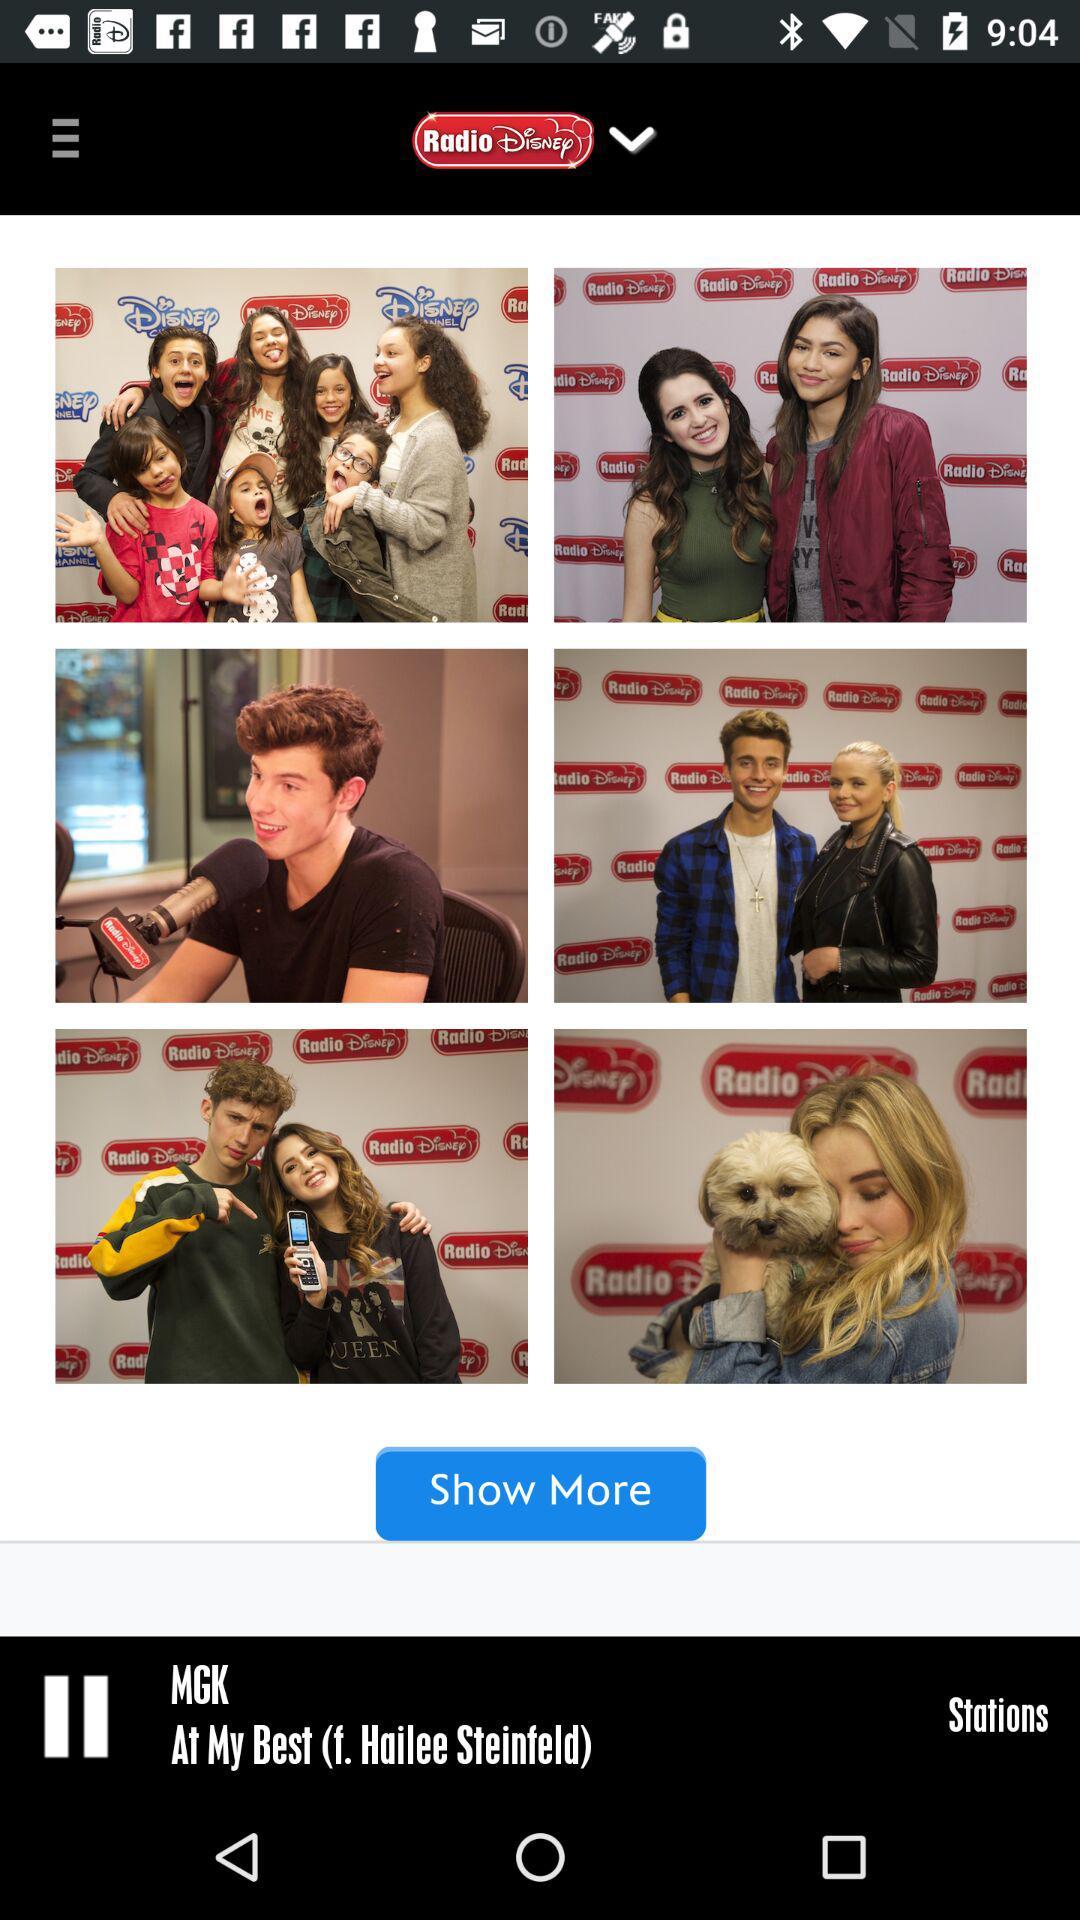 The height and width of the screenshot is (1920, 1080). I want to click on play box, so click(77, 1714).